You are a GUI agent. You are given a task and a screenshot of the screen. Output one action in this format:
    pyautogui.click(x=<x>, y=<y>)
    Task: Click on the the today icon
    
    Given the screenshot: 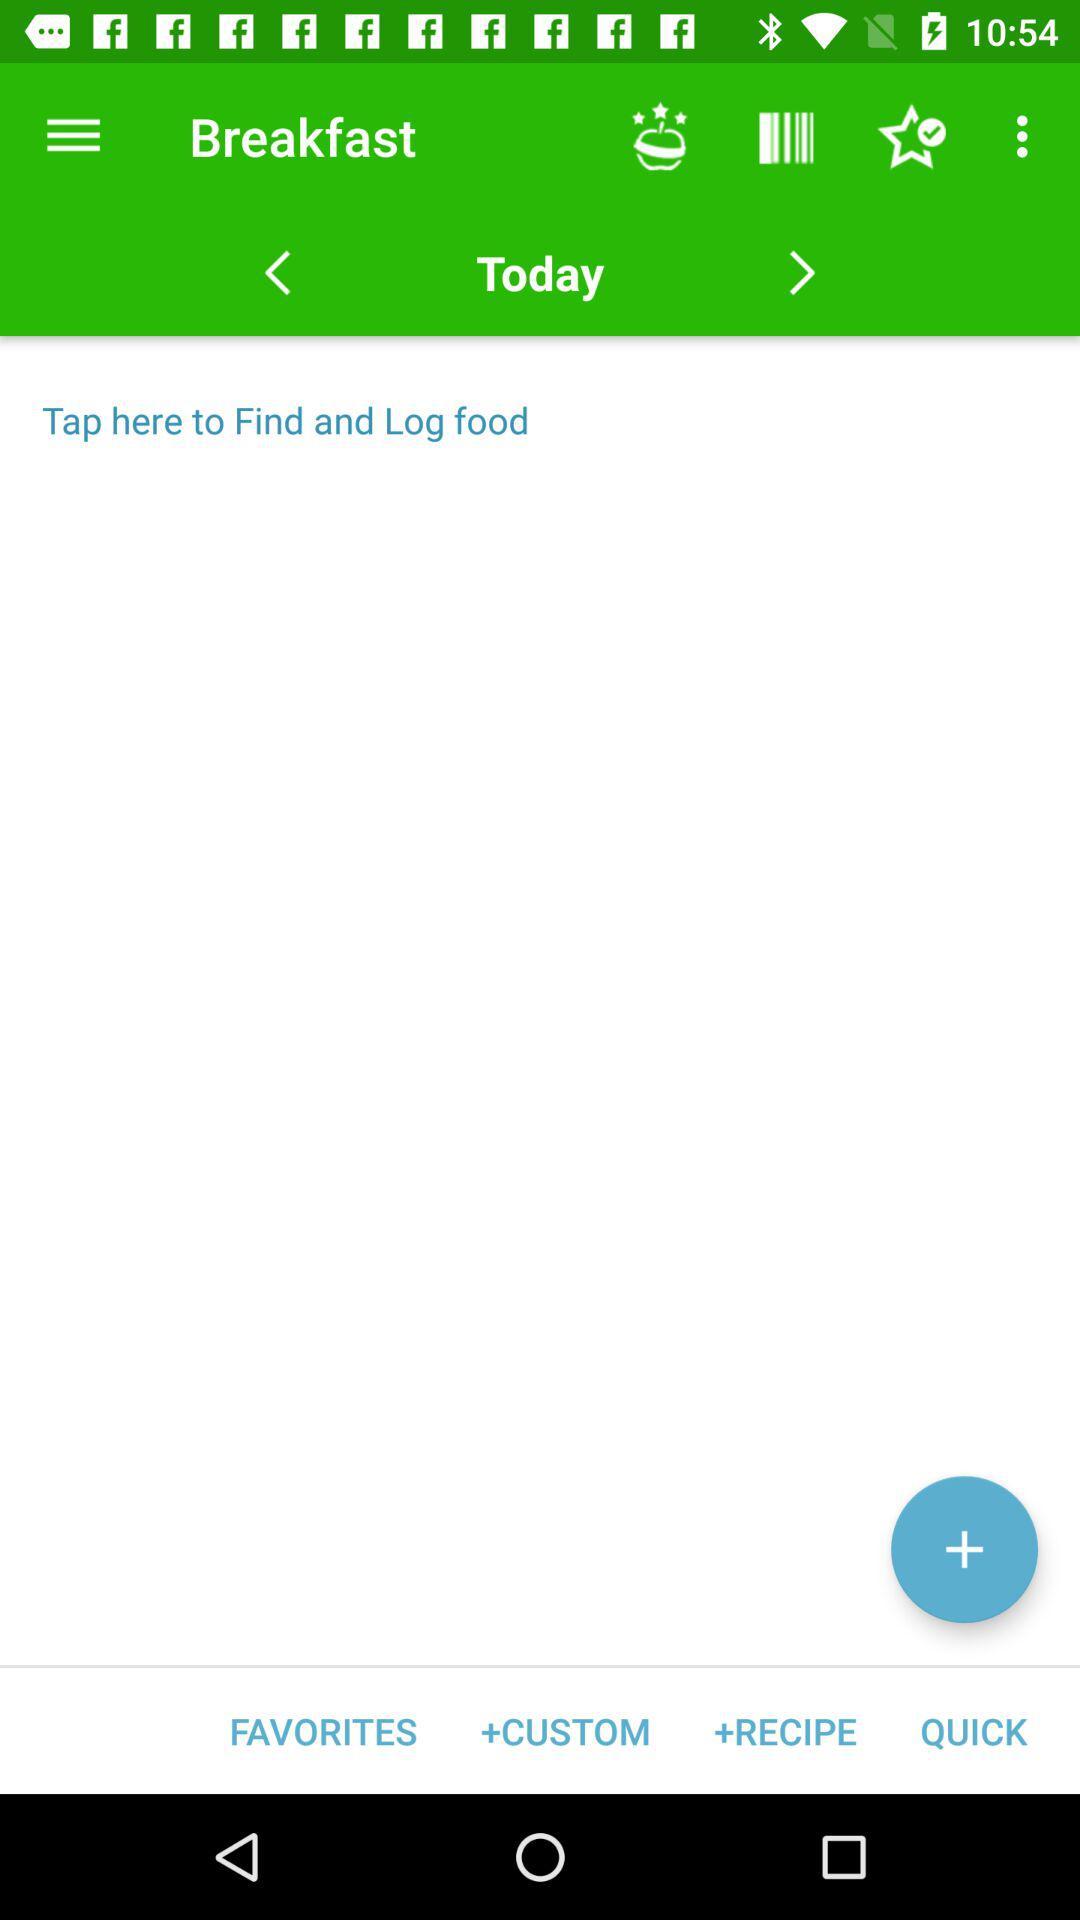 What is the action you would take?
    pyautogui.click(x=540, y=272)
    